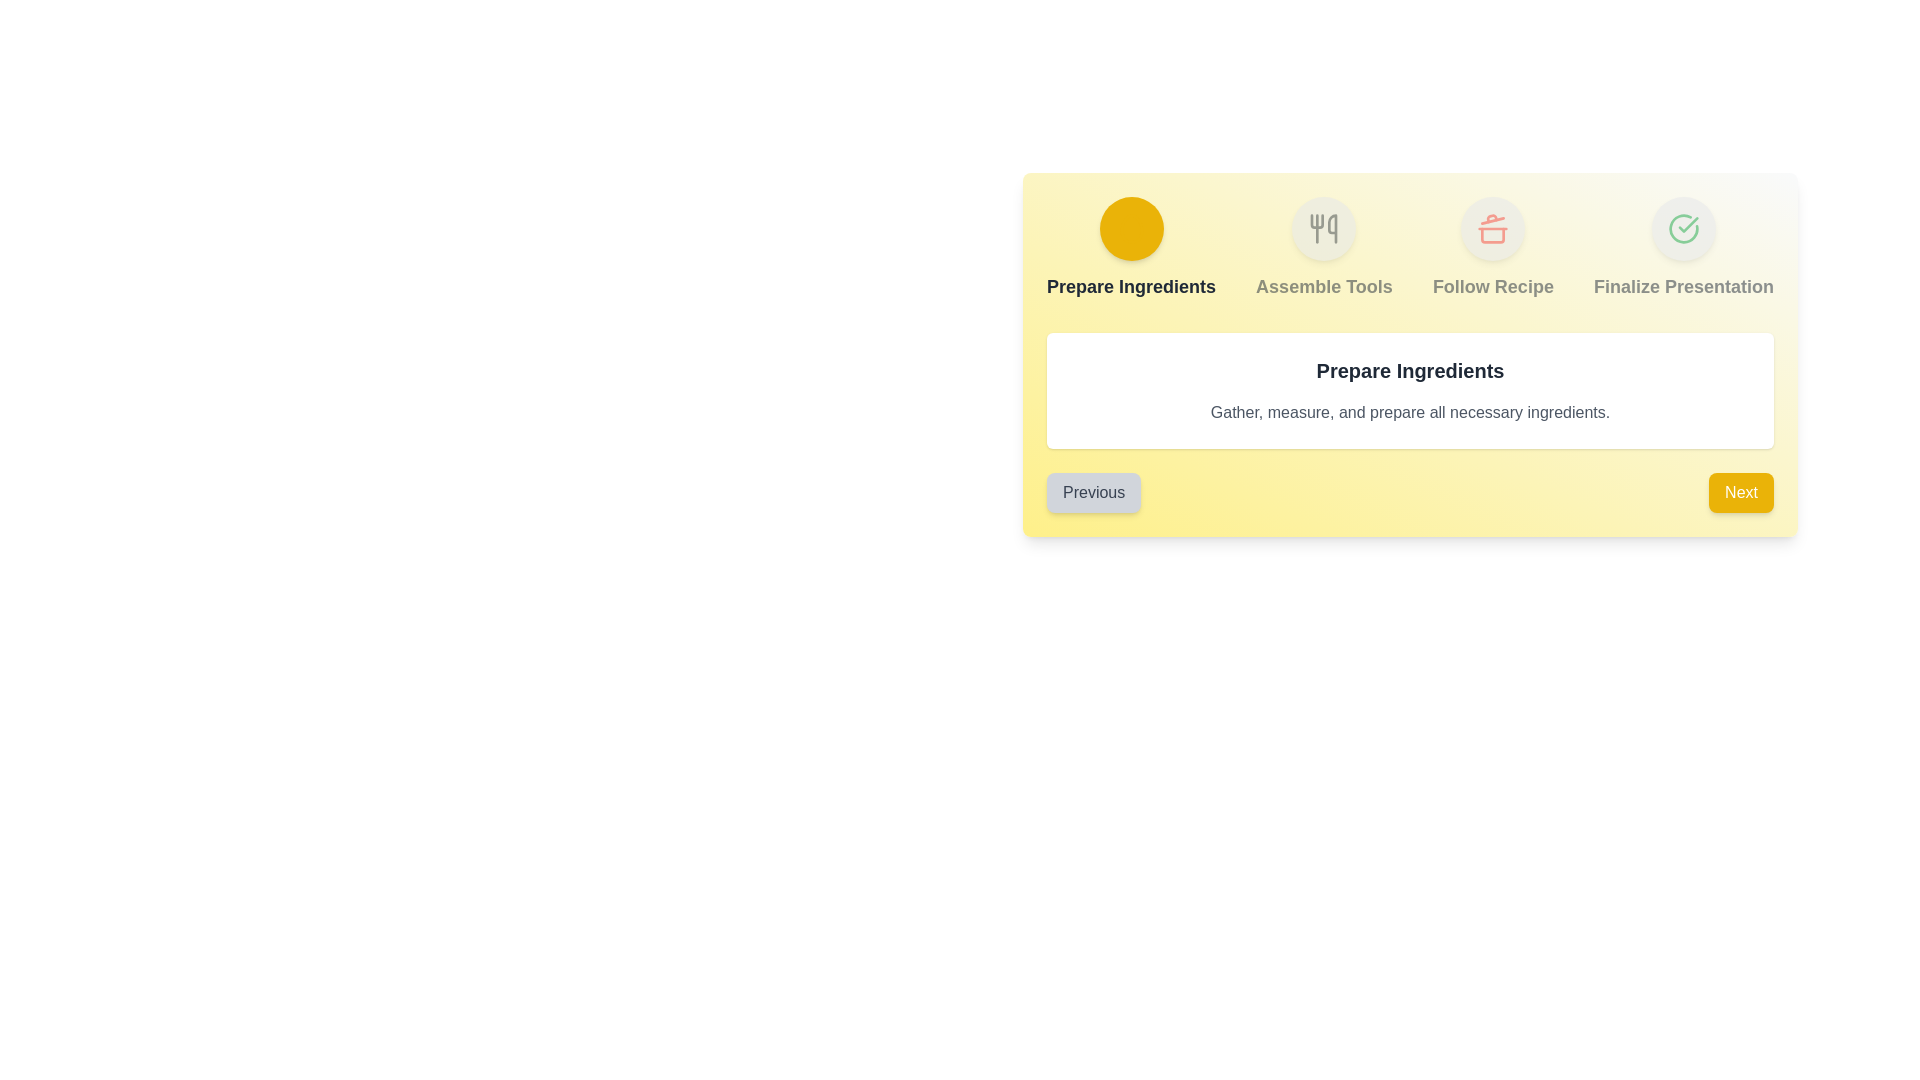 This screenshot has width=1920, height=1080. Describe the element at coordinates (1683, 227) in the screenshot. I see `the circular icon with a gray background and a green checkmark, located above the text 'Finalize Presentation' on the far right of a horizontal group of items` at that location.